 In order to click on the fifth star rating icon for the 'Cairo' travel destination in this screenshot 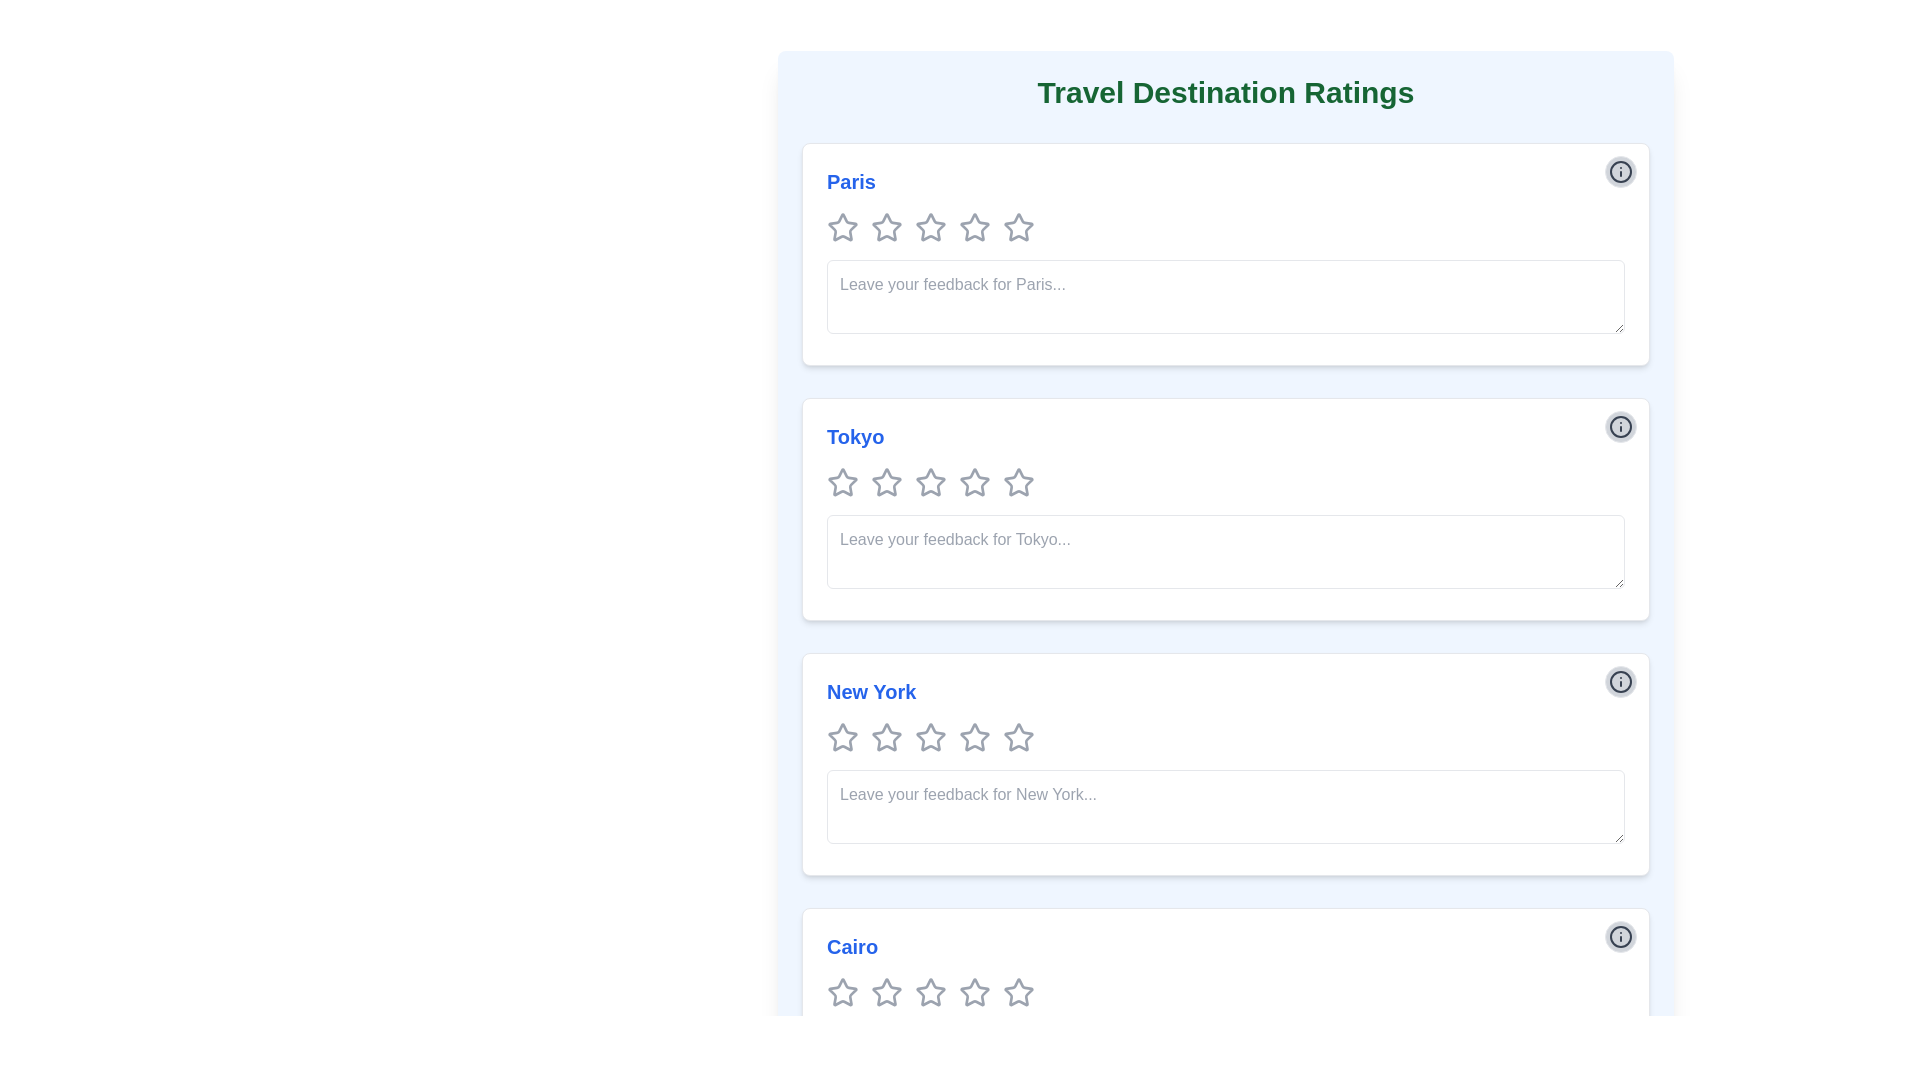, I will do `click(1018, 992)`.